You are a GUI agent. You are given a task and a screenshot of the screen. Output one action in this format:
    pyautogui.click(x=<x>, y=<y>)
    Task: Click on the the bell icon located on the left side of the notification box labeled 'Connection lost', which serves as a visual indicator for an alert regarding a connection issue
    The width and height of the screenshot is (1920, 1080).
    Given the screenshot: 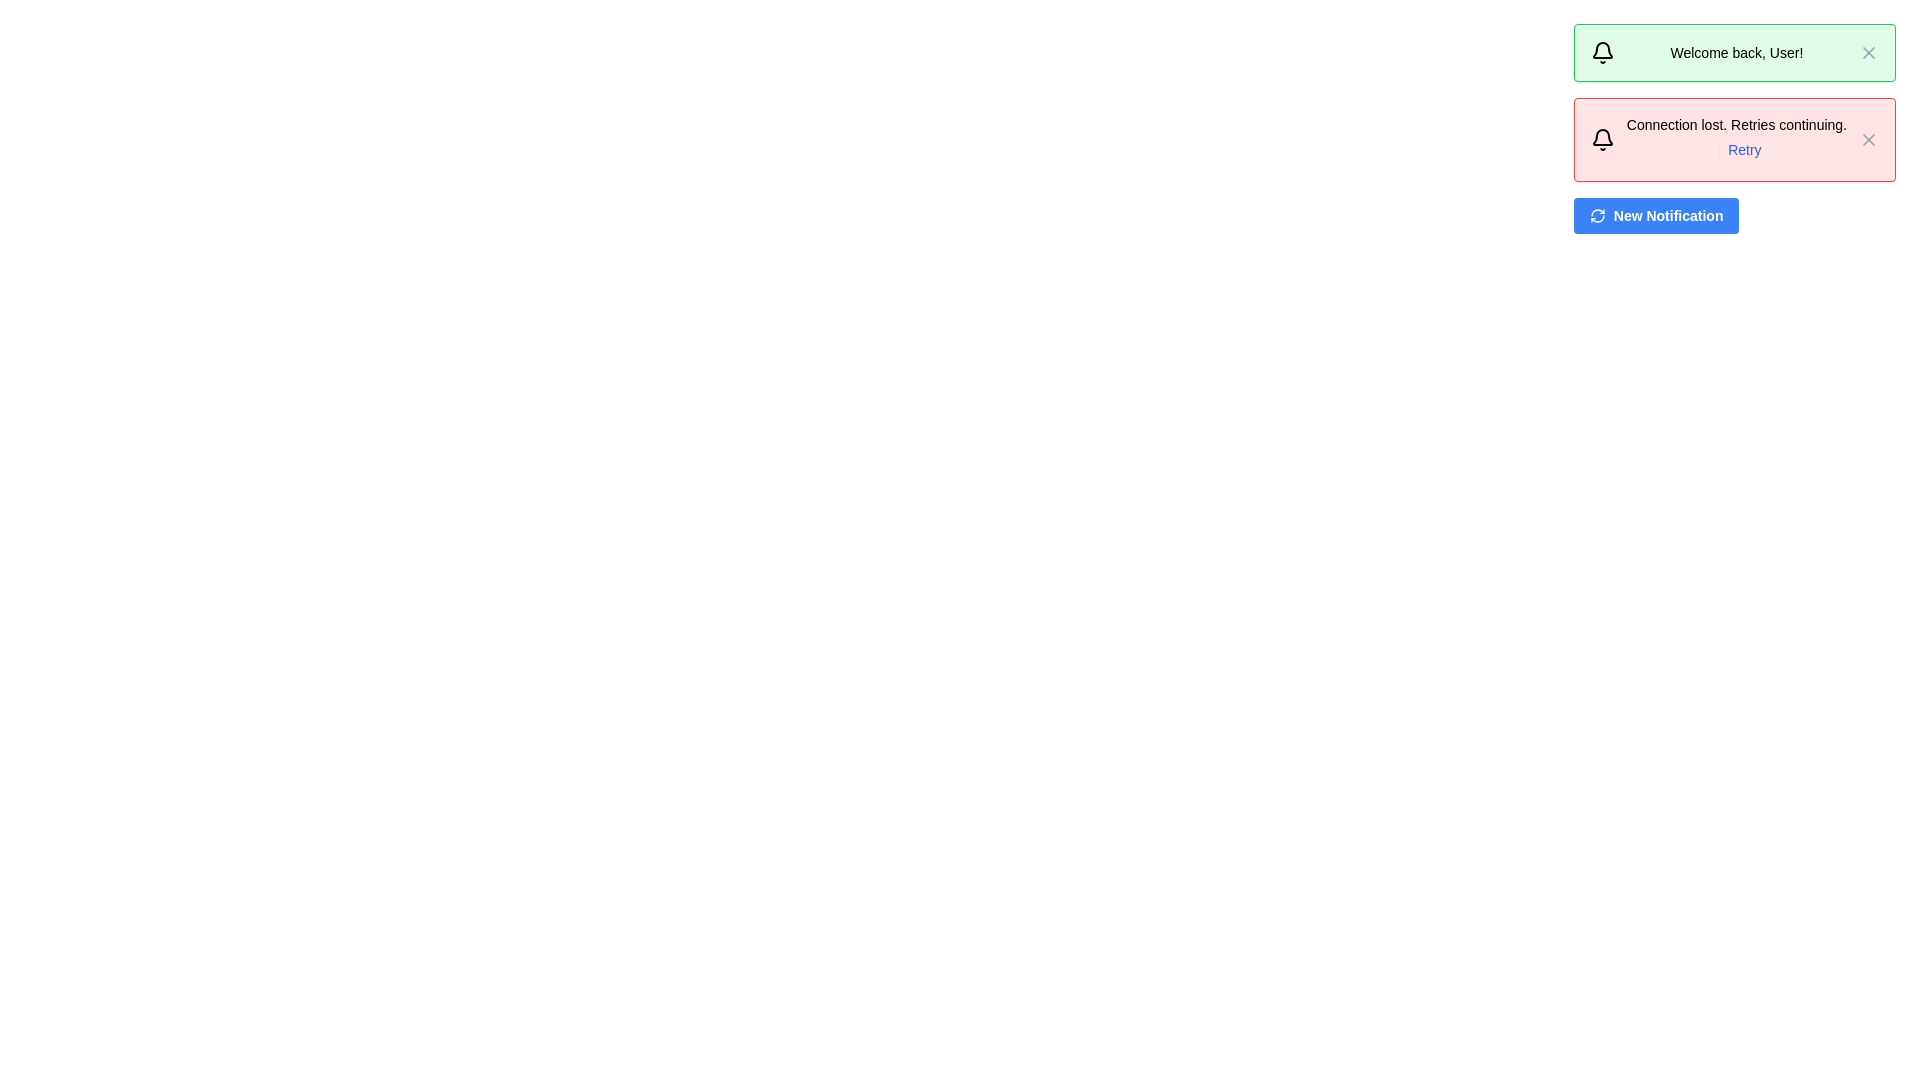 What is the action you would take?
    pyautogui.click(x=1602, y=138)
    